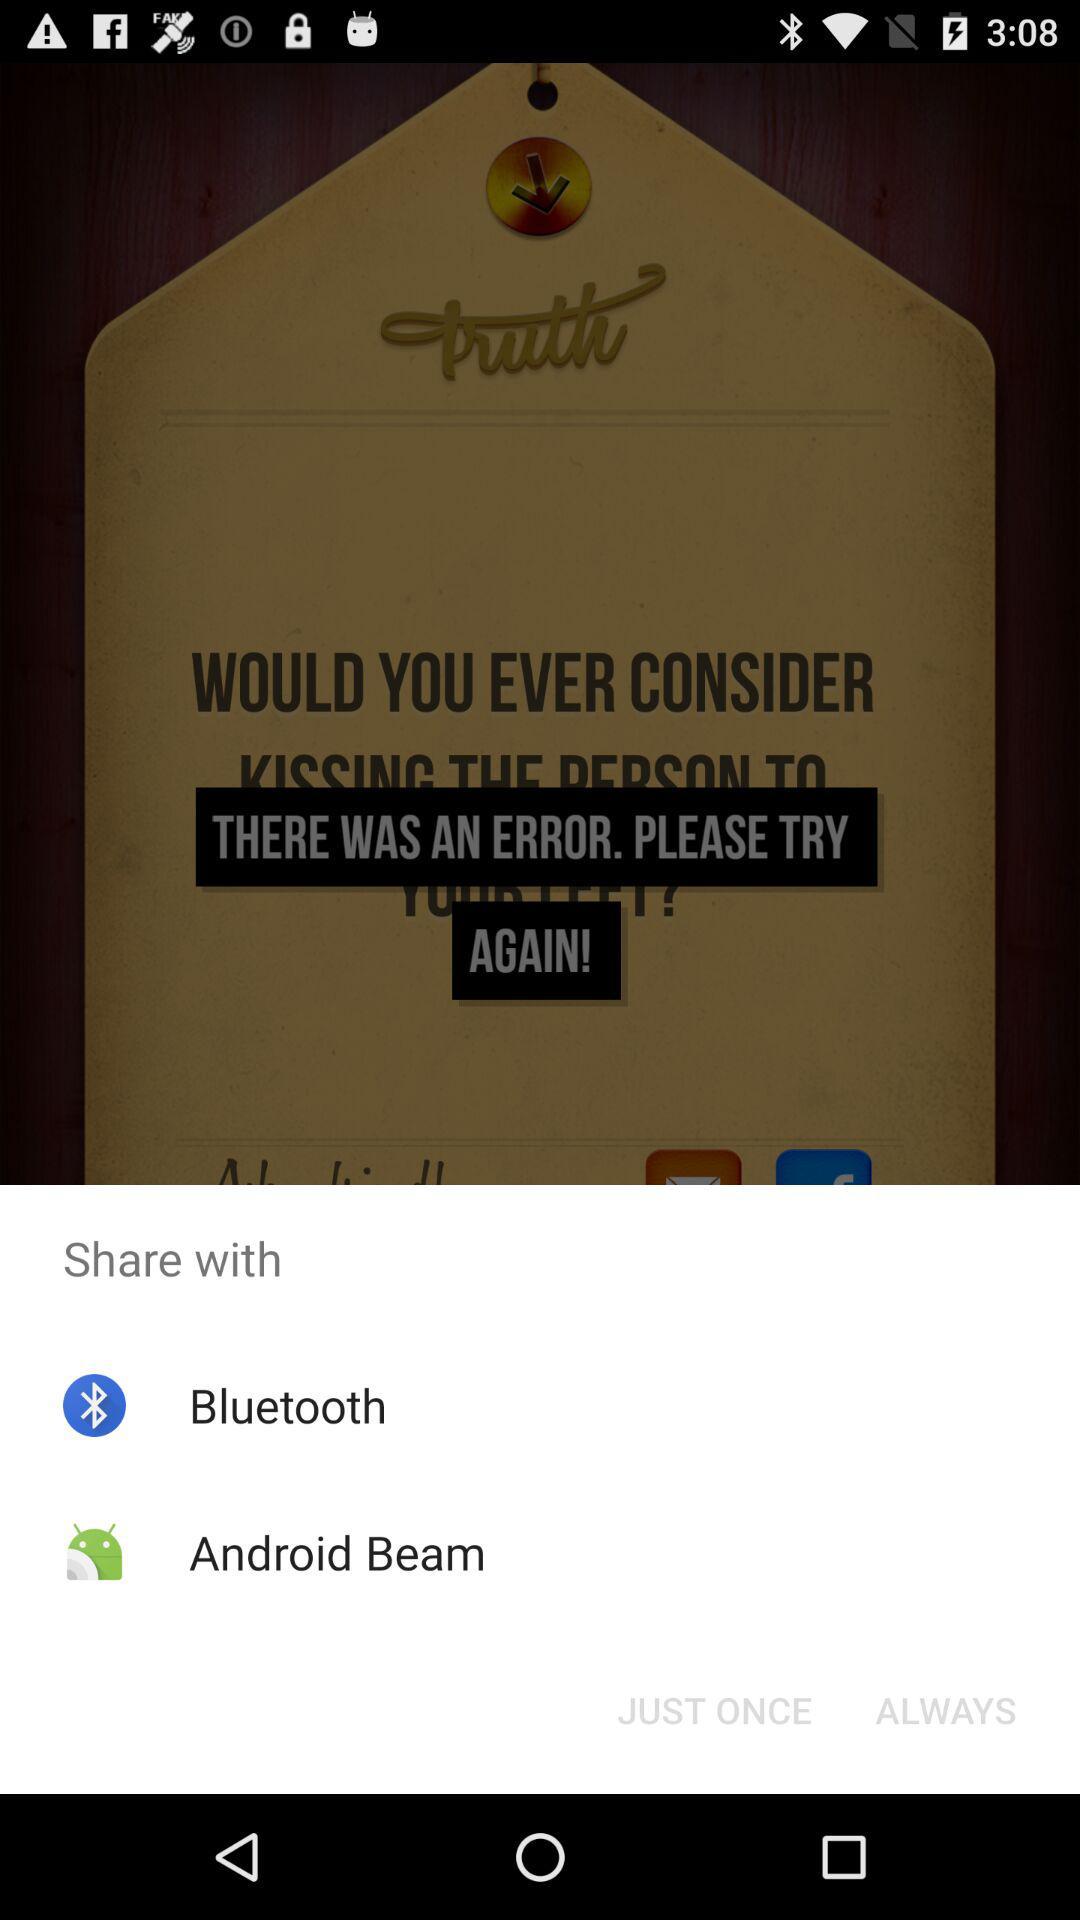  I want to click on item below share with, so click(288, 1404).